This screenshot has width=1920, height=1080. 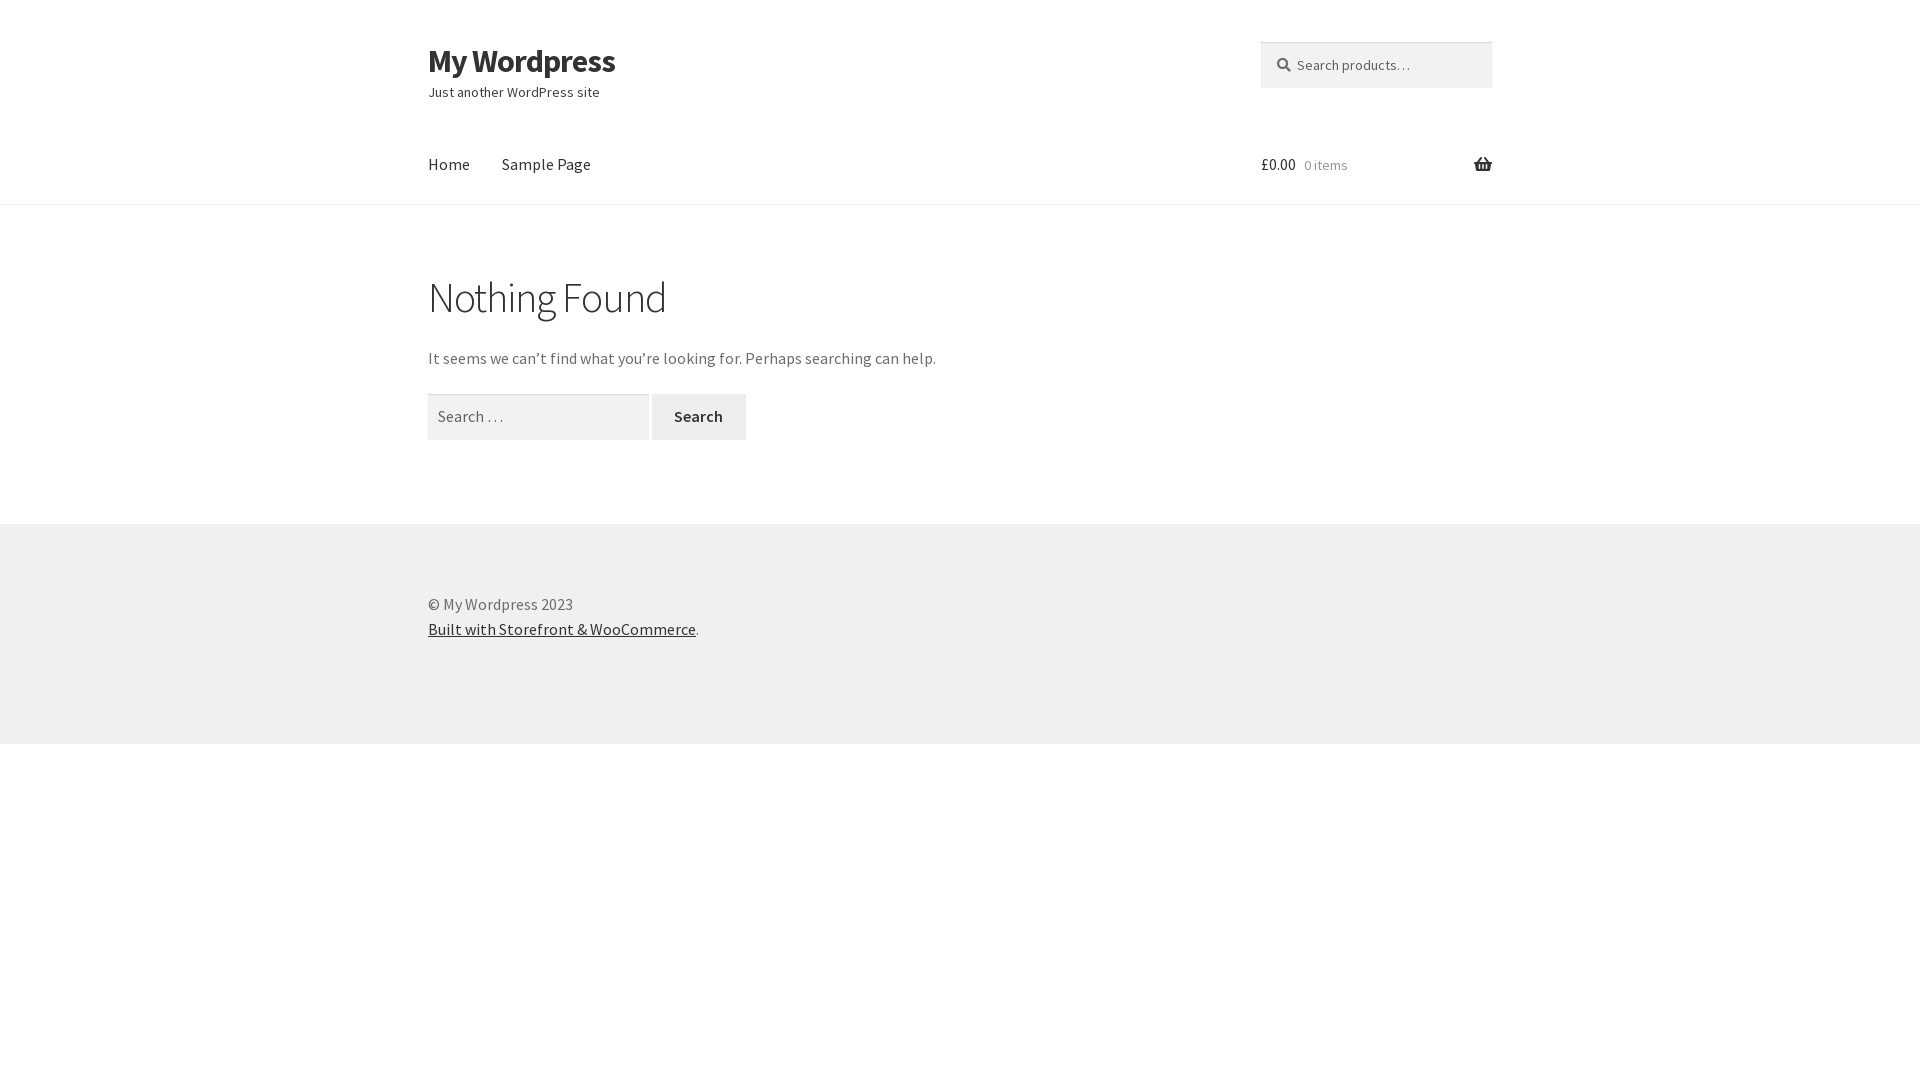 I want to click on 'My Wordpress', so click(x=426, y=60).